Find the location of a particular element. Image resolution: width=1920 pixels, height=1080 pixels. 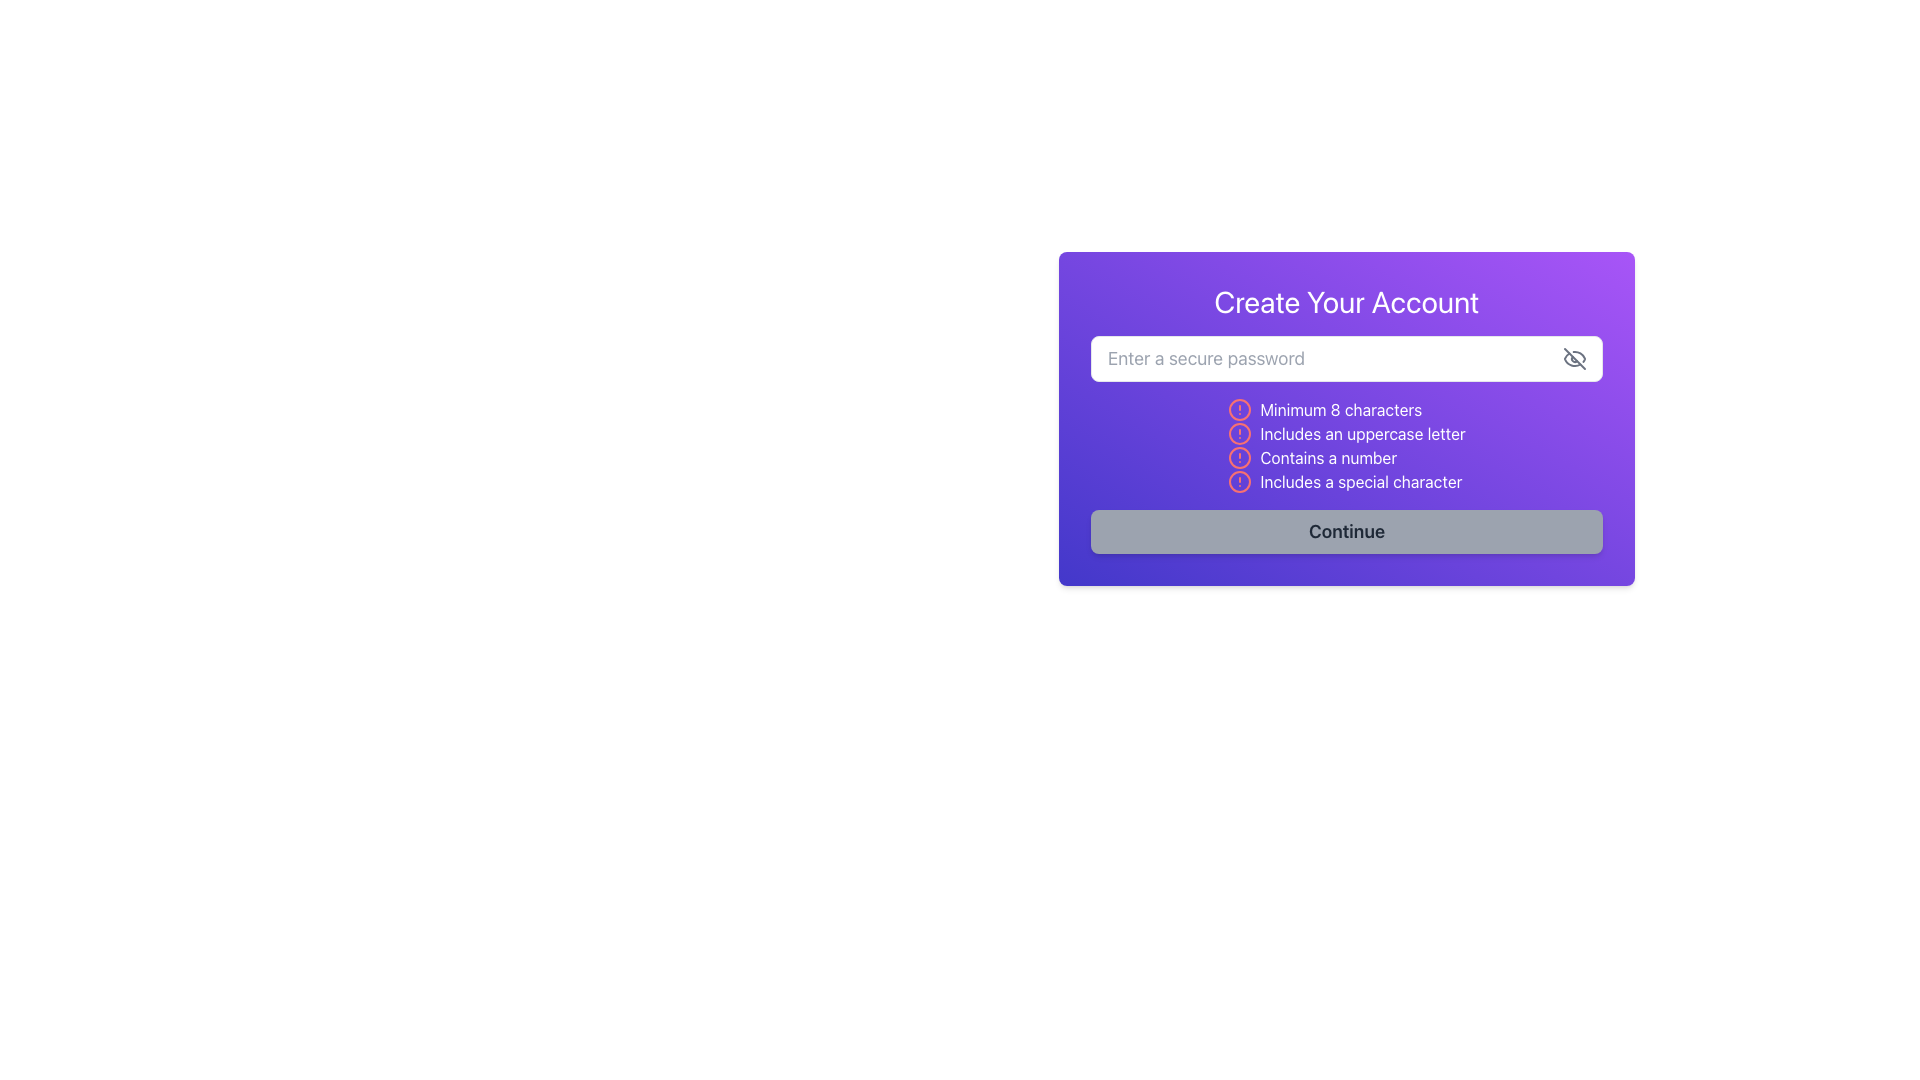

the validation issue icon located to the left of the text 'Minimum 8 characters', which is the first element in the vertical list of password policy validation criteria is located at coordinates (1239, 408).